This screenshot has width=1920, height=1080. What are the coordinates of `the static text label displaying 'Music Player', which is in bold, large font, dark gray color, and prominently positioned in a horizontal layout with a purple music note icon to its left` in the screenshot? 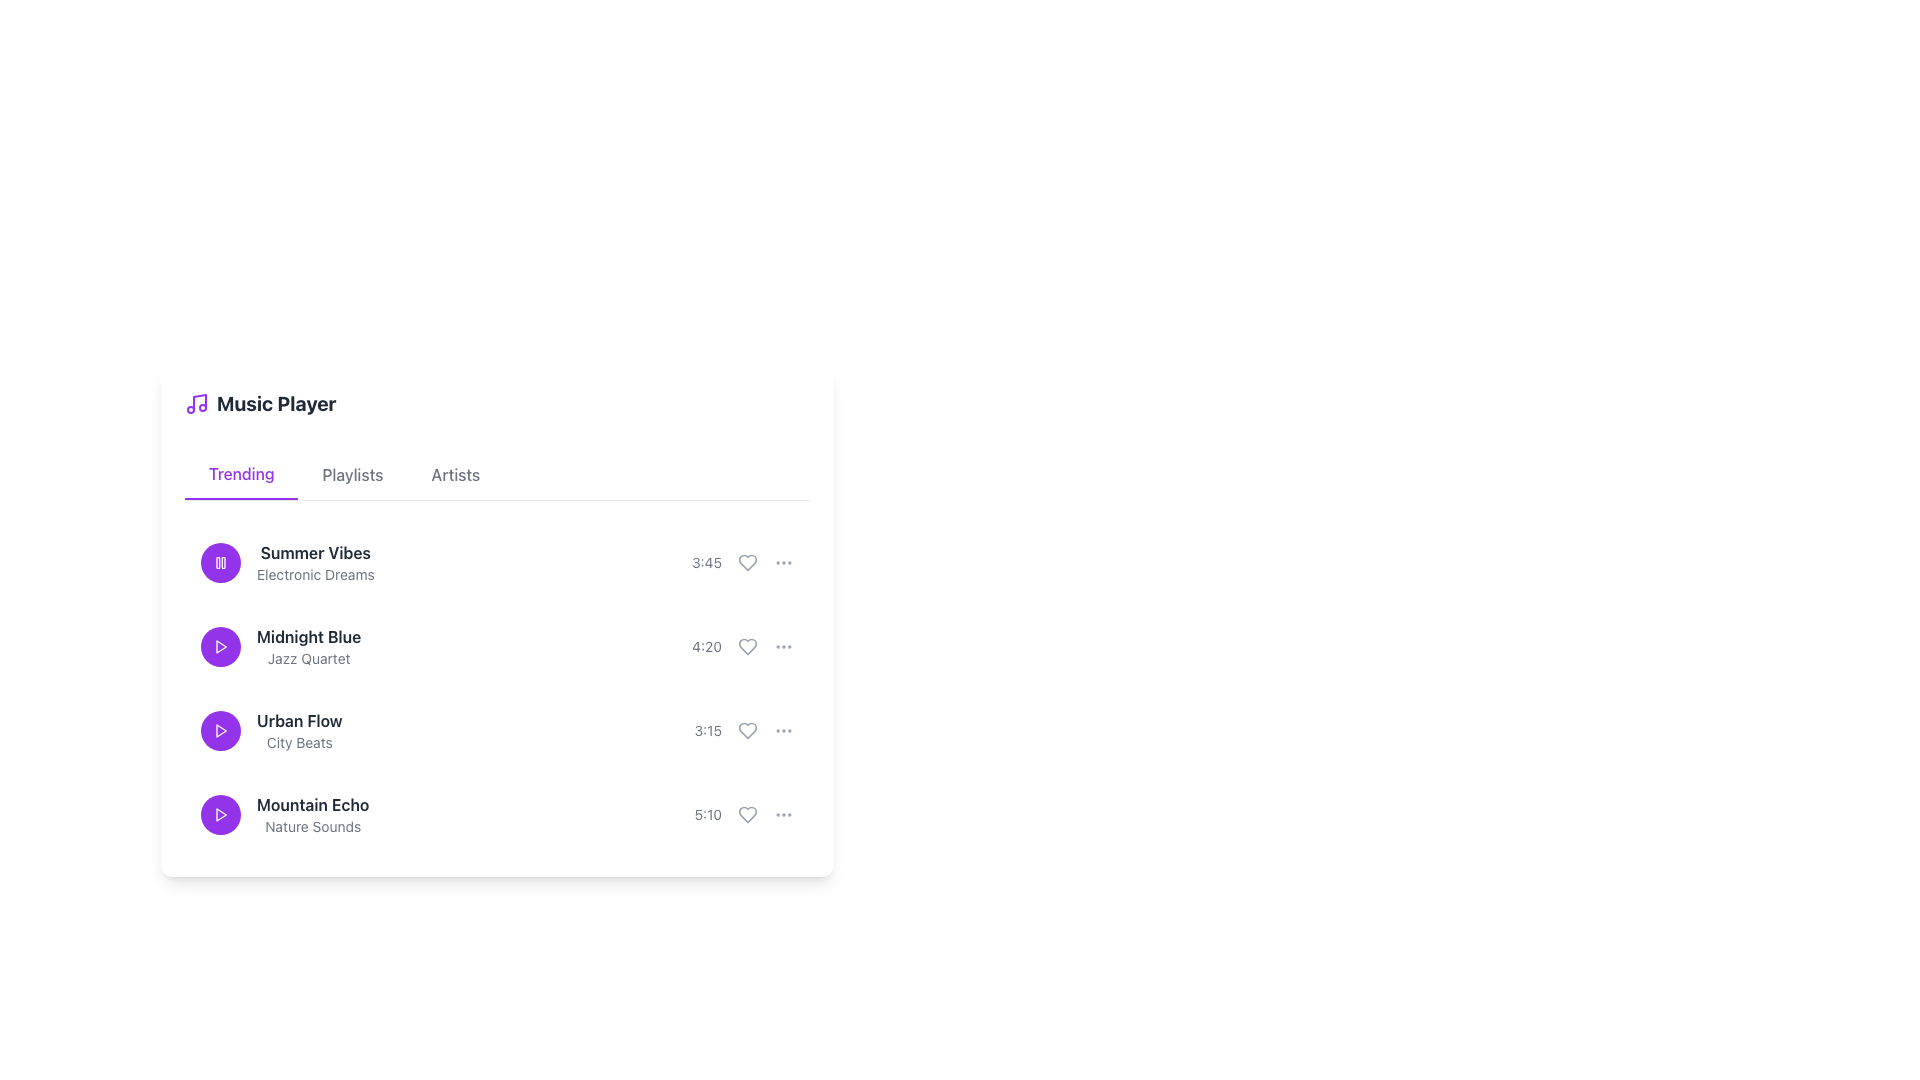 It's located at (275, 404).